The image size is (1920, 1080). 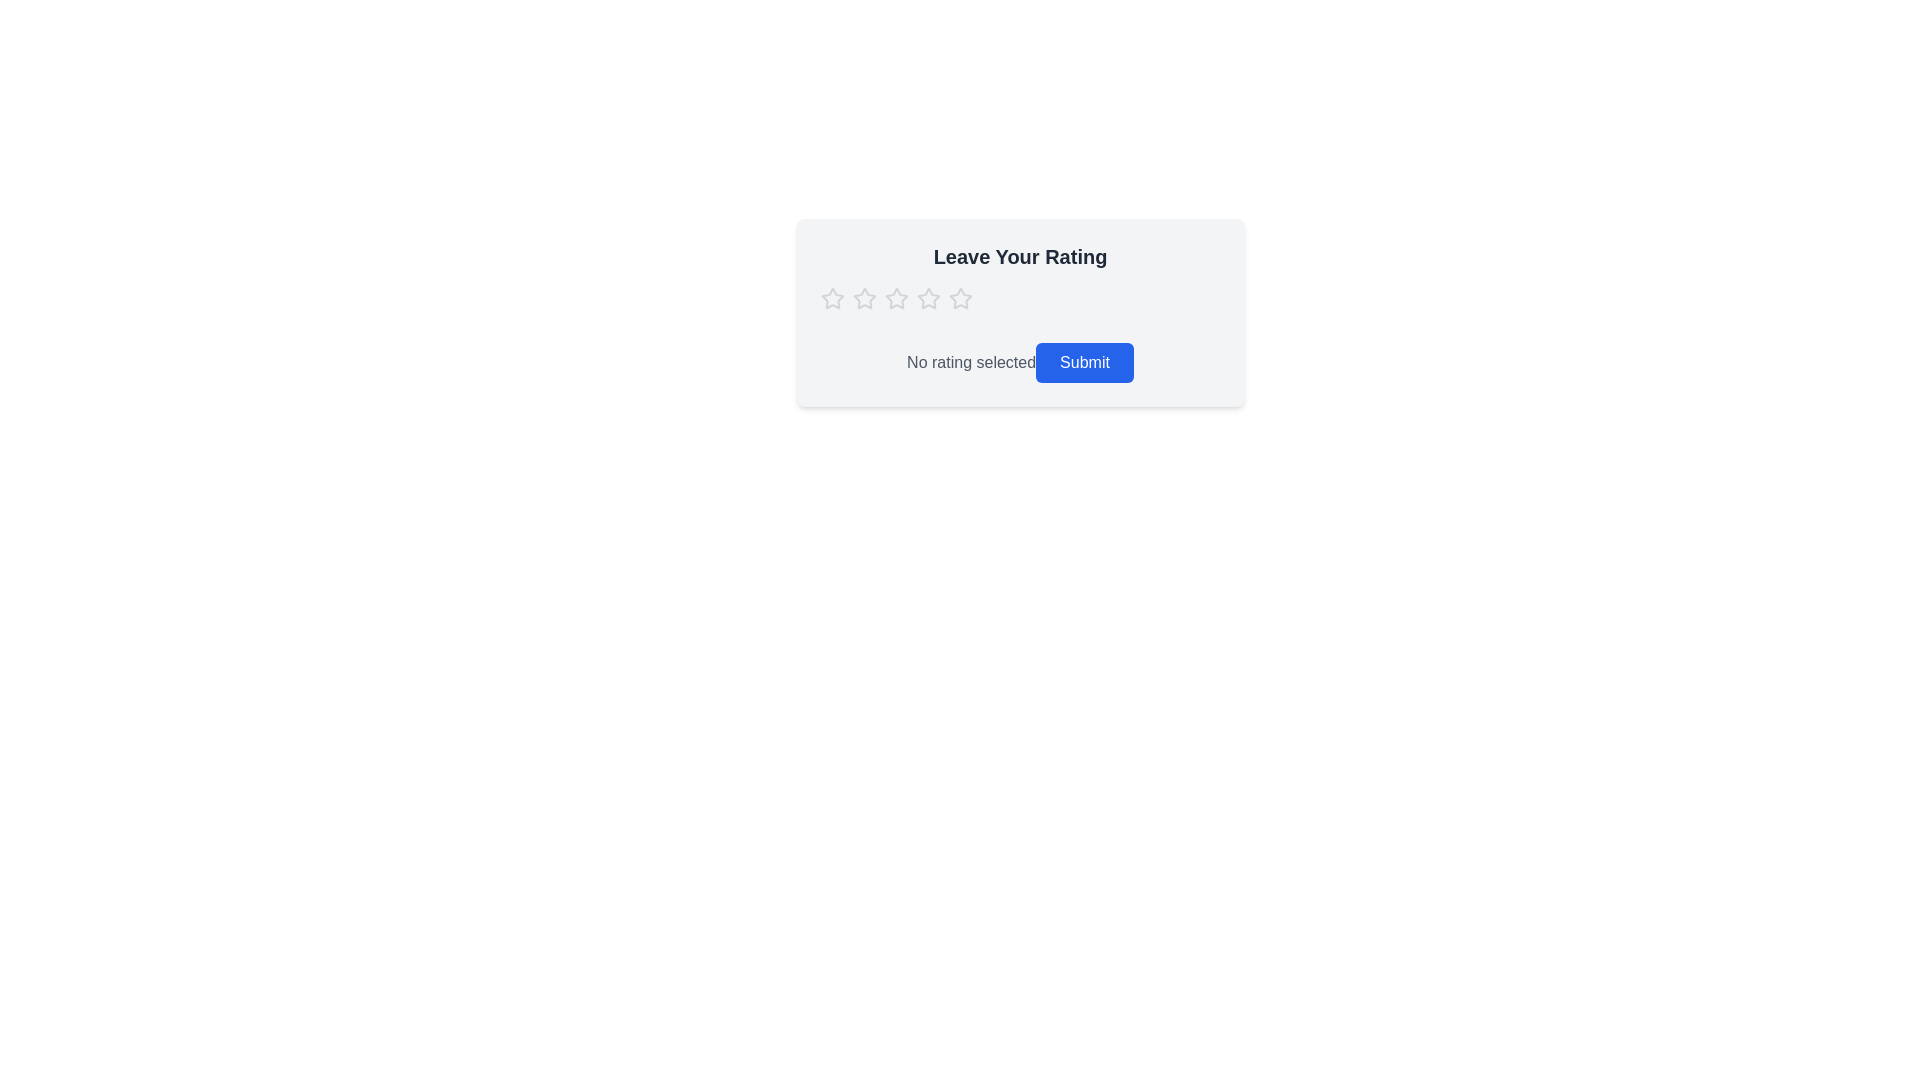 What do you see at coordinates (1083, 362) in the screenshot?
I see `the 'Submit' button with a blue background and white text` at bounding box center [1083, 362].